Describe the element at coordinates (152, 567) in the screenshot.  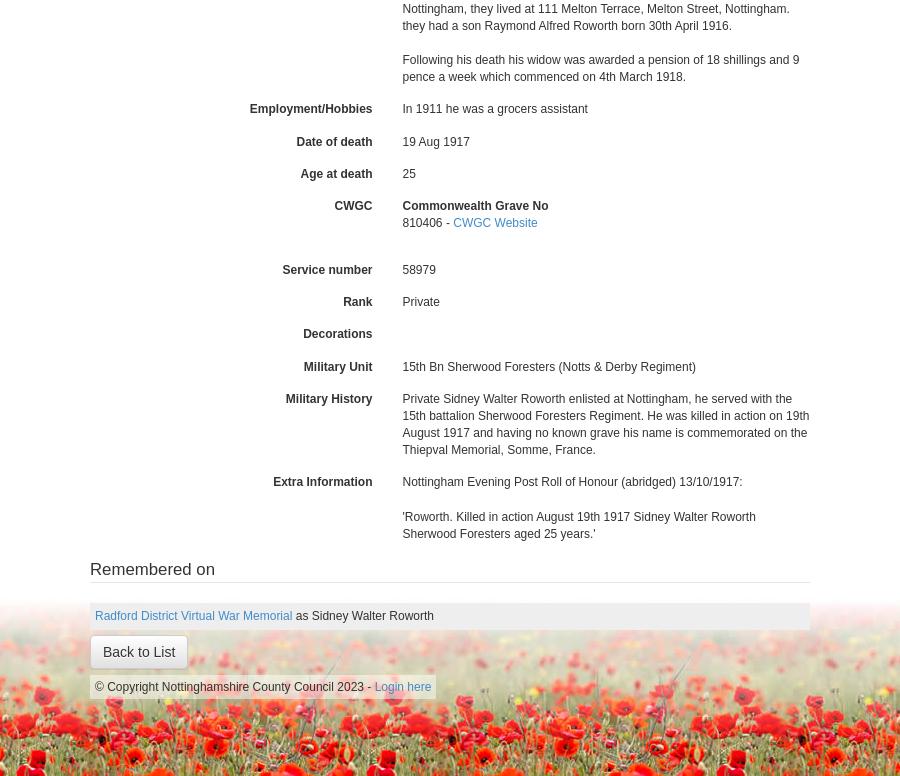
I see `'Remembered on'` at that location.